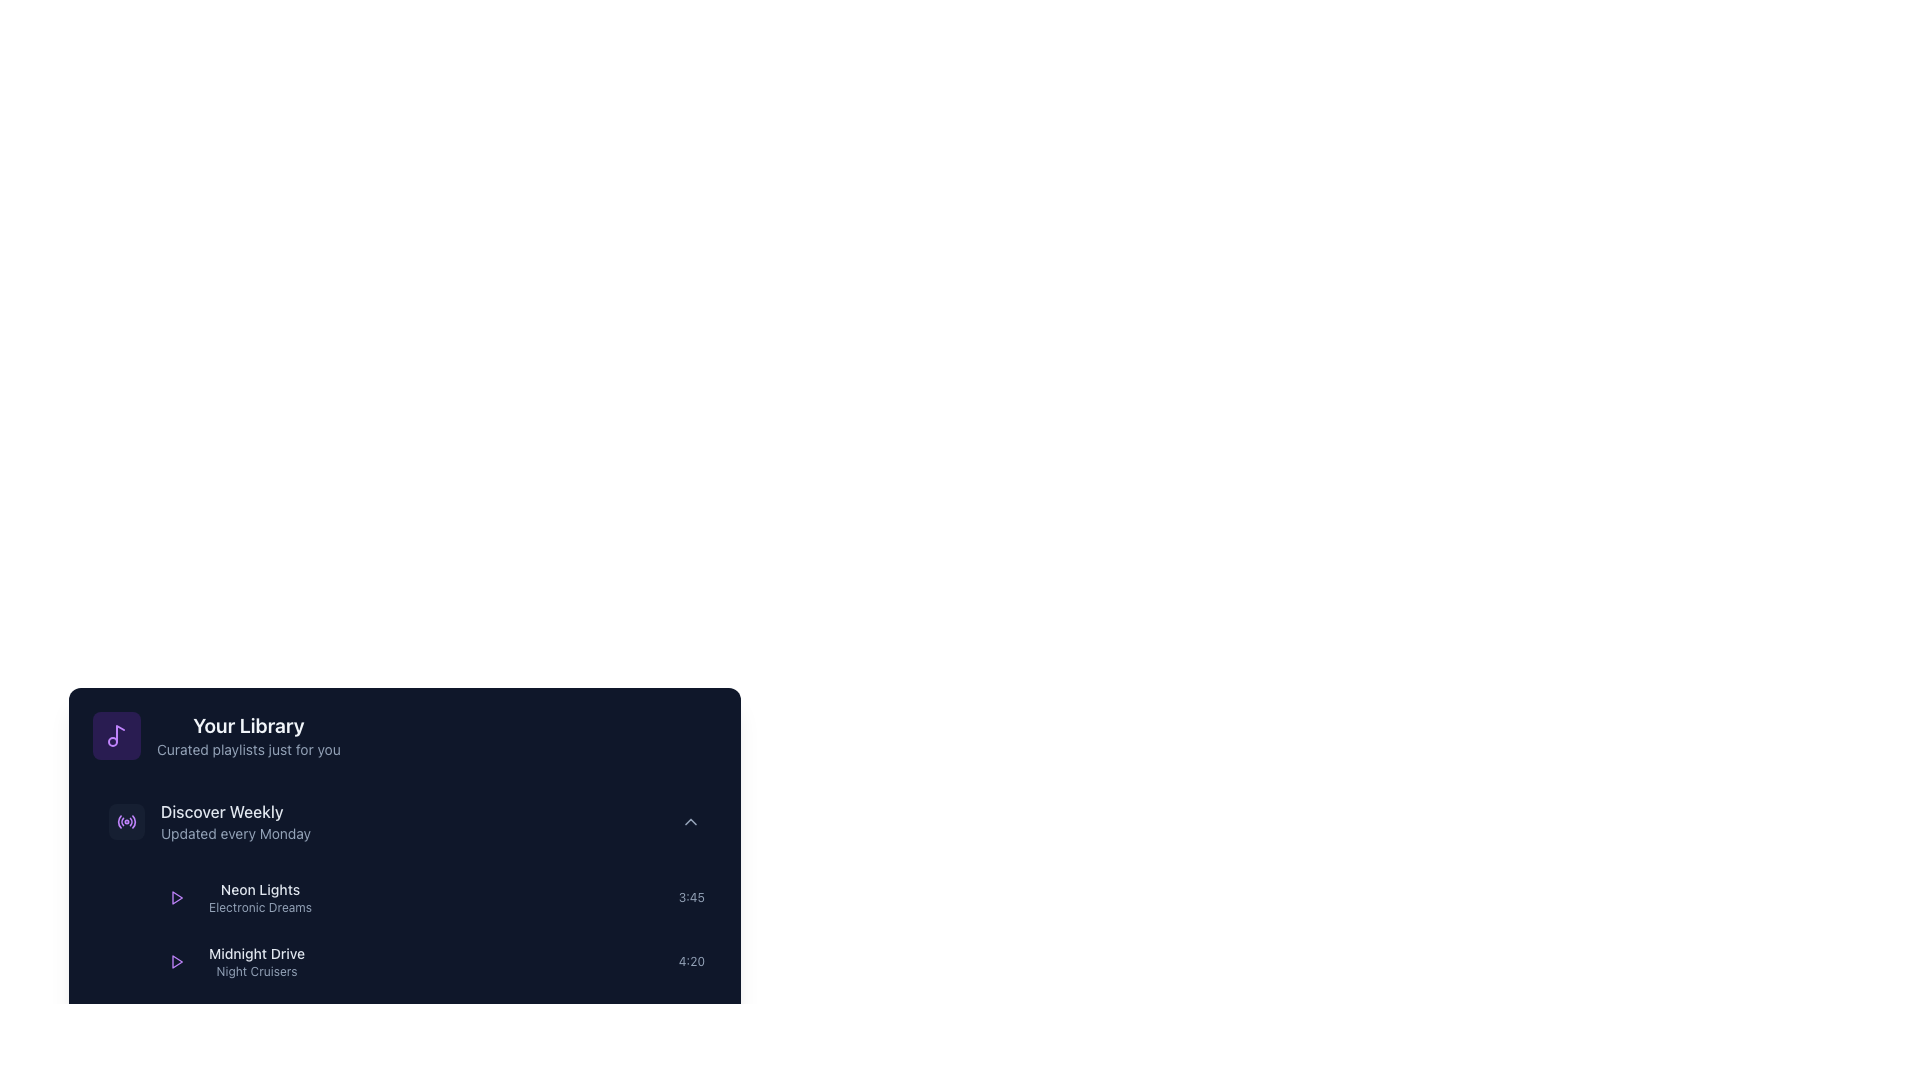 The height and width of the screenshot is (1080, 1920). What do you see at coordinates (691, 960) in the screenshot?
I see `the text label displaying the duration of the track 'Midnight Drive' located at the bottom-right corner of the music playlist card` at bounding box center [691, 960].